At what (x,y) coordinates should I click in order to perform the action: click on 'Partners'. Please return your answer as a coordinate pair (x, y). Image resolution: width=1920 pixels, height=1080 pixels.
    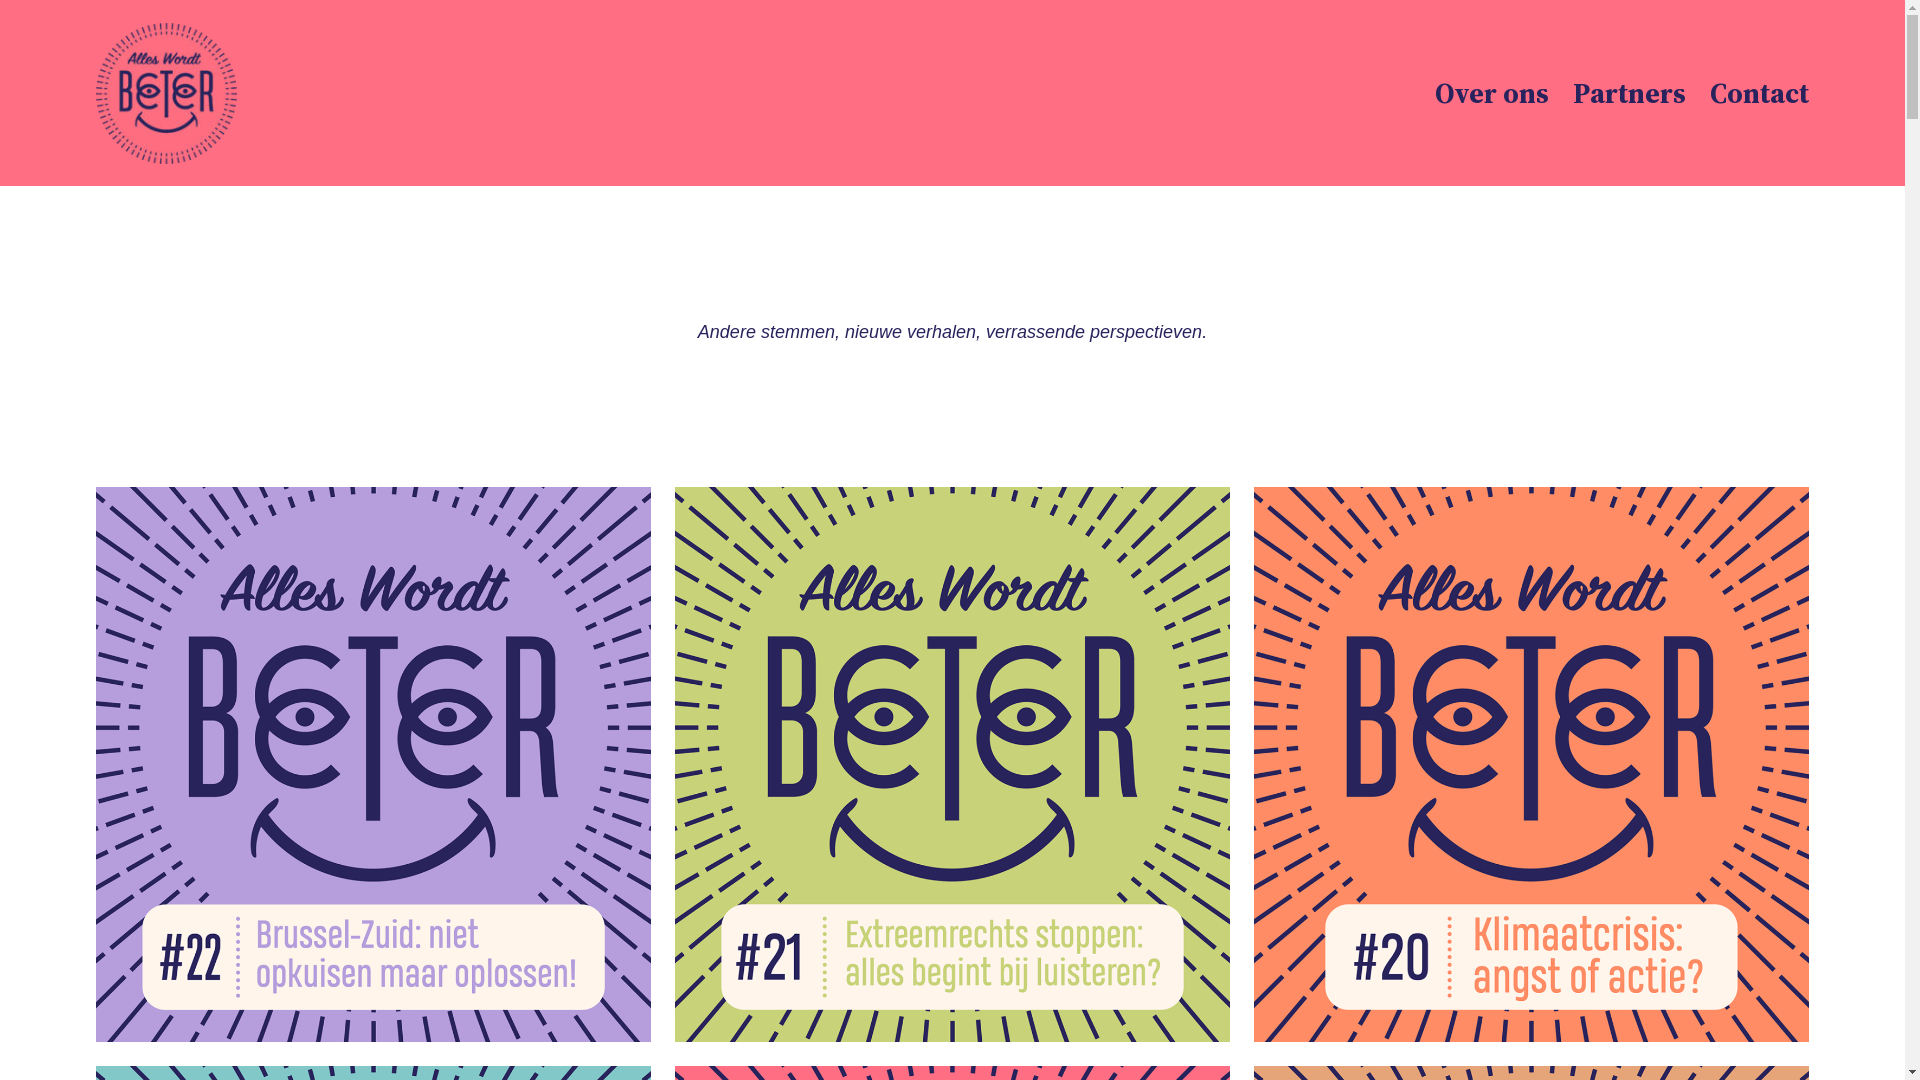
    Looking at the image, I should click on (1629, 93).